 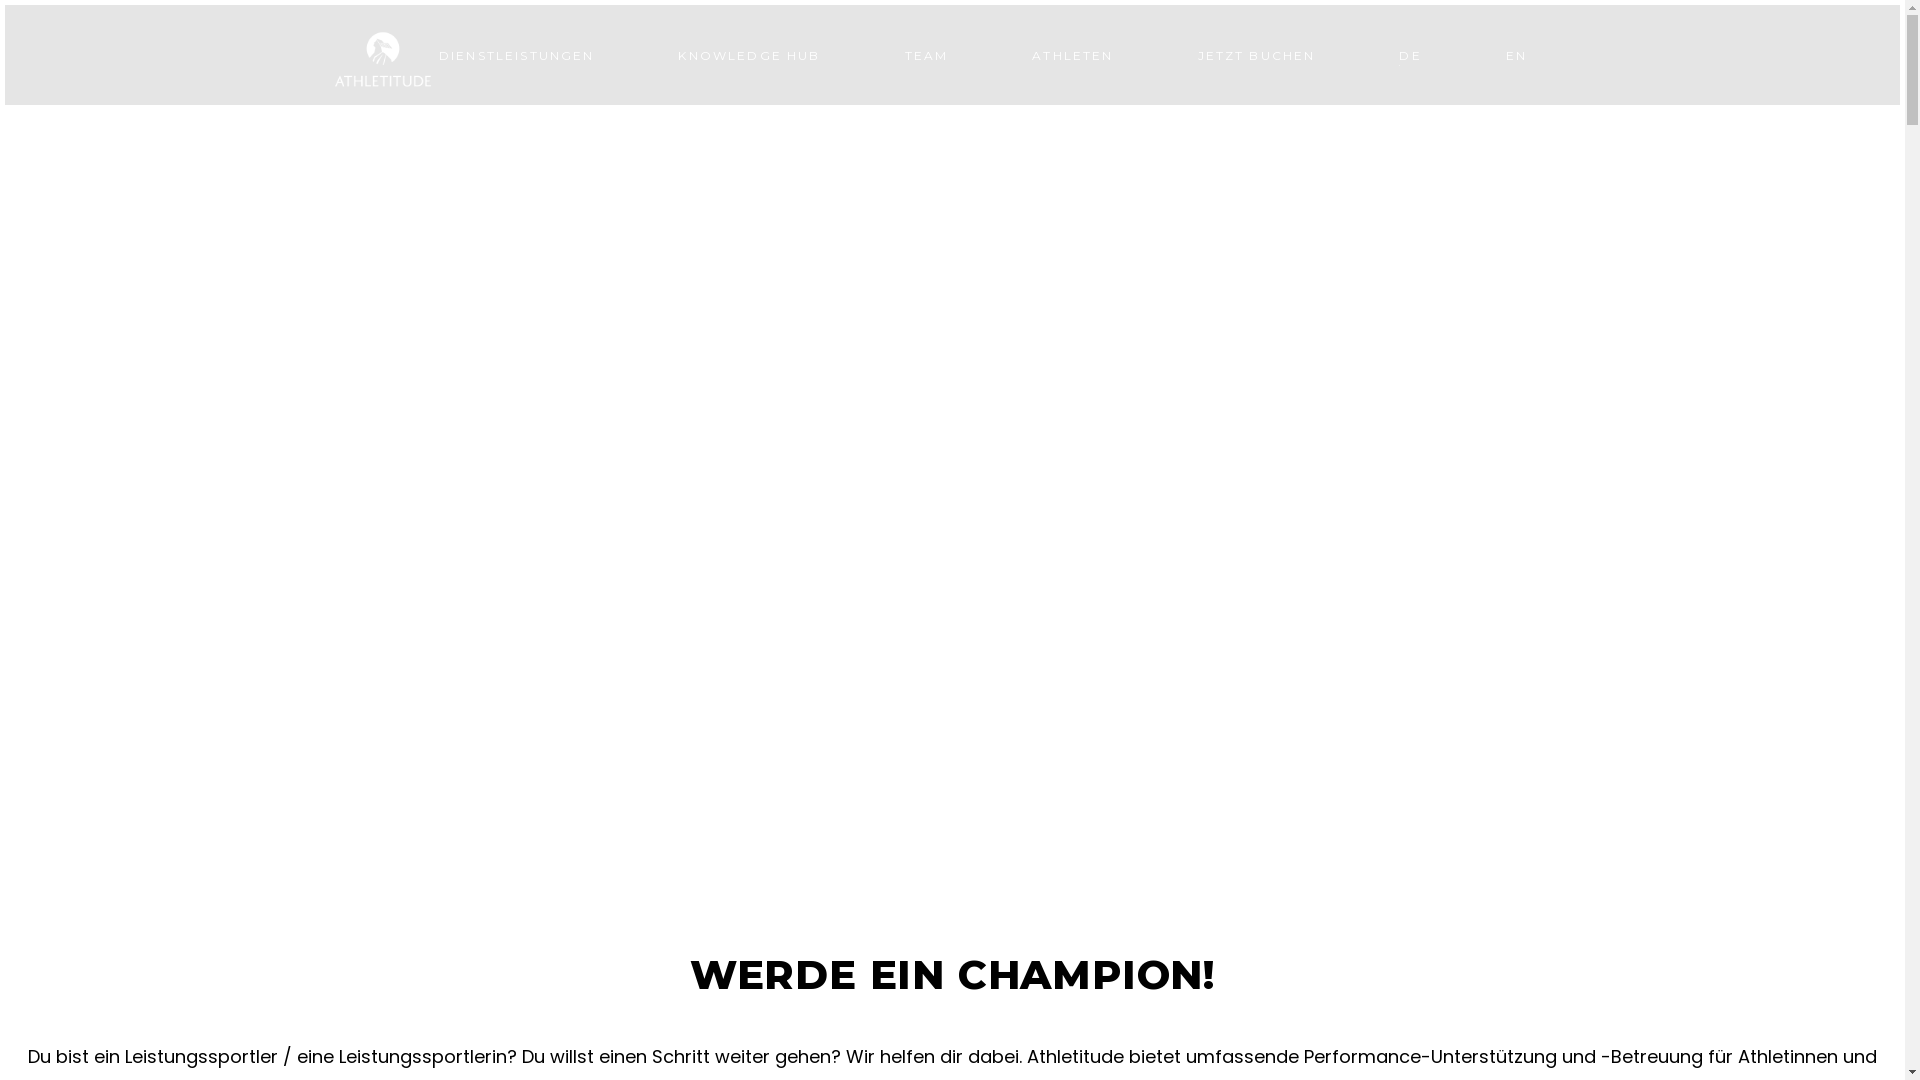 What do you see at coordinates (517, 54) in the screenshot?
I see `'DIENSTLEISTUNGEN'` at bounding box center [517, 54].